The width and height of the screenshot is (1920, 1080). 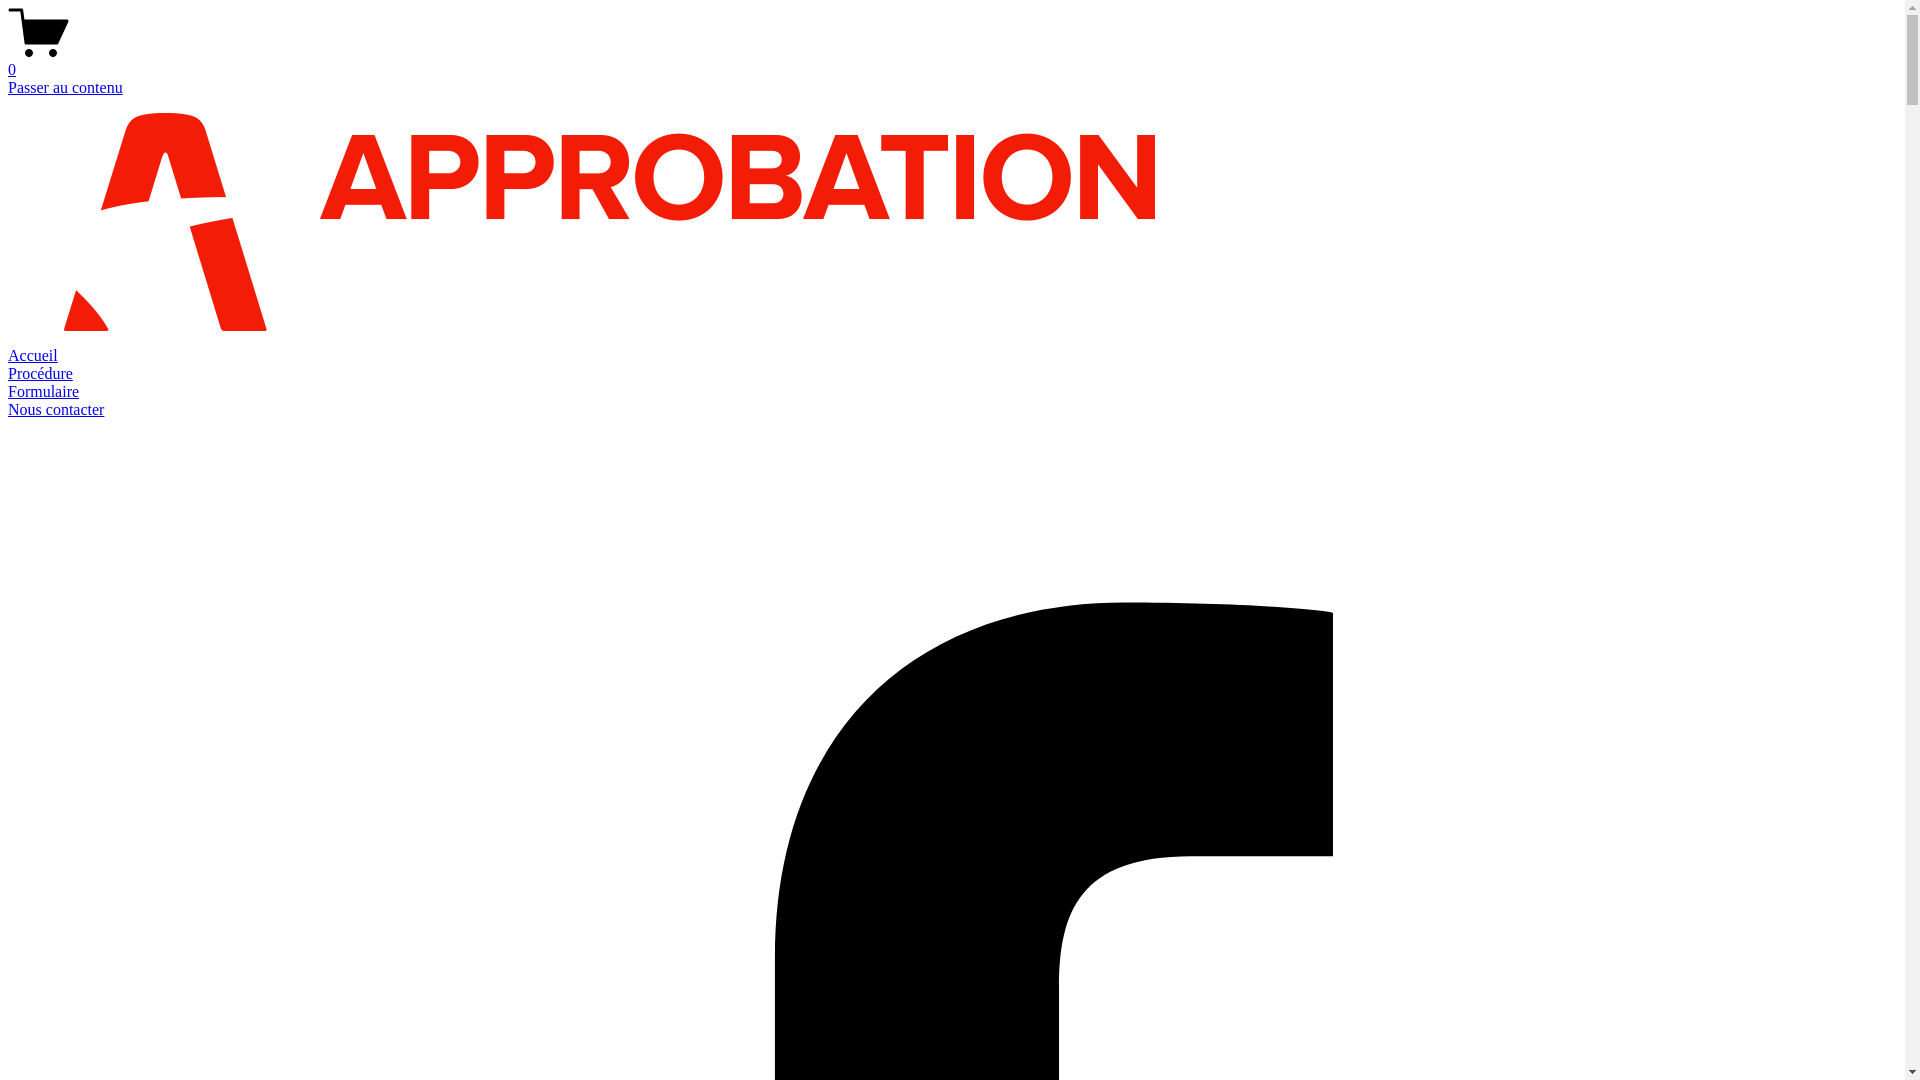 I want to click on 'Passer au contenu', so click(x=65, y=86).